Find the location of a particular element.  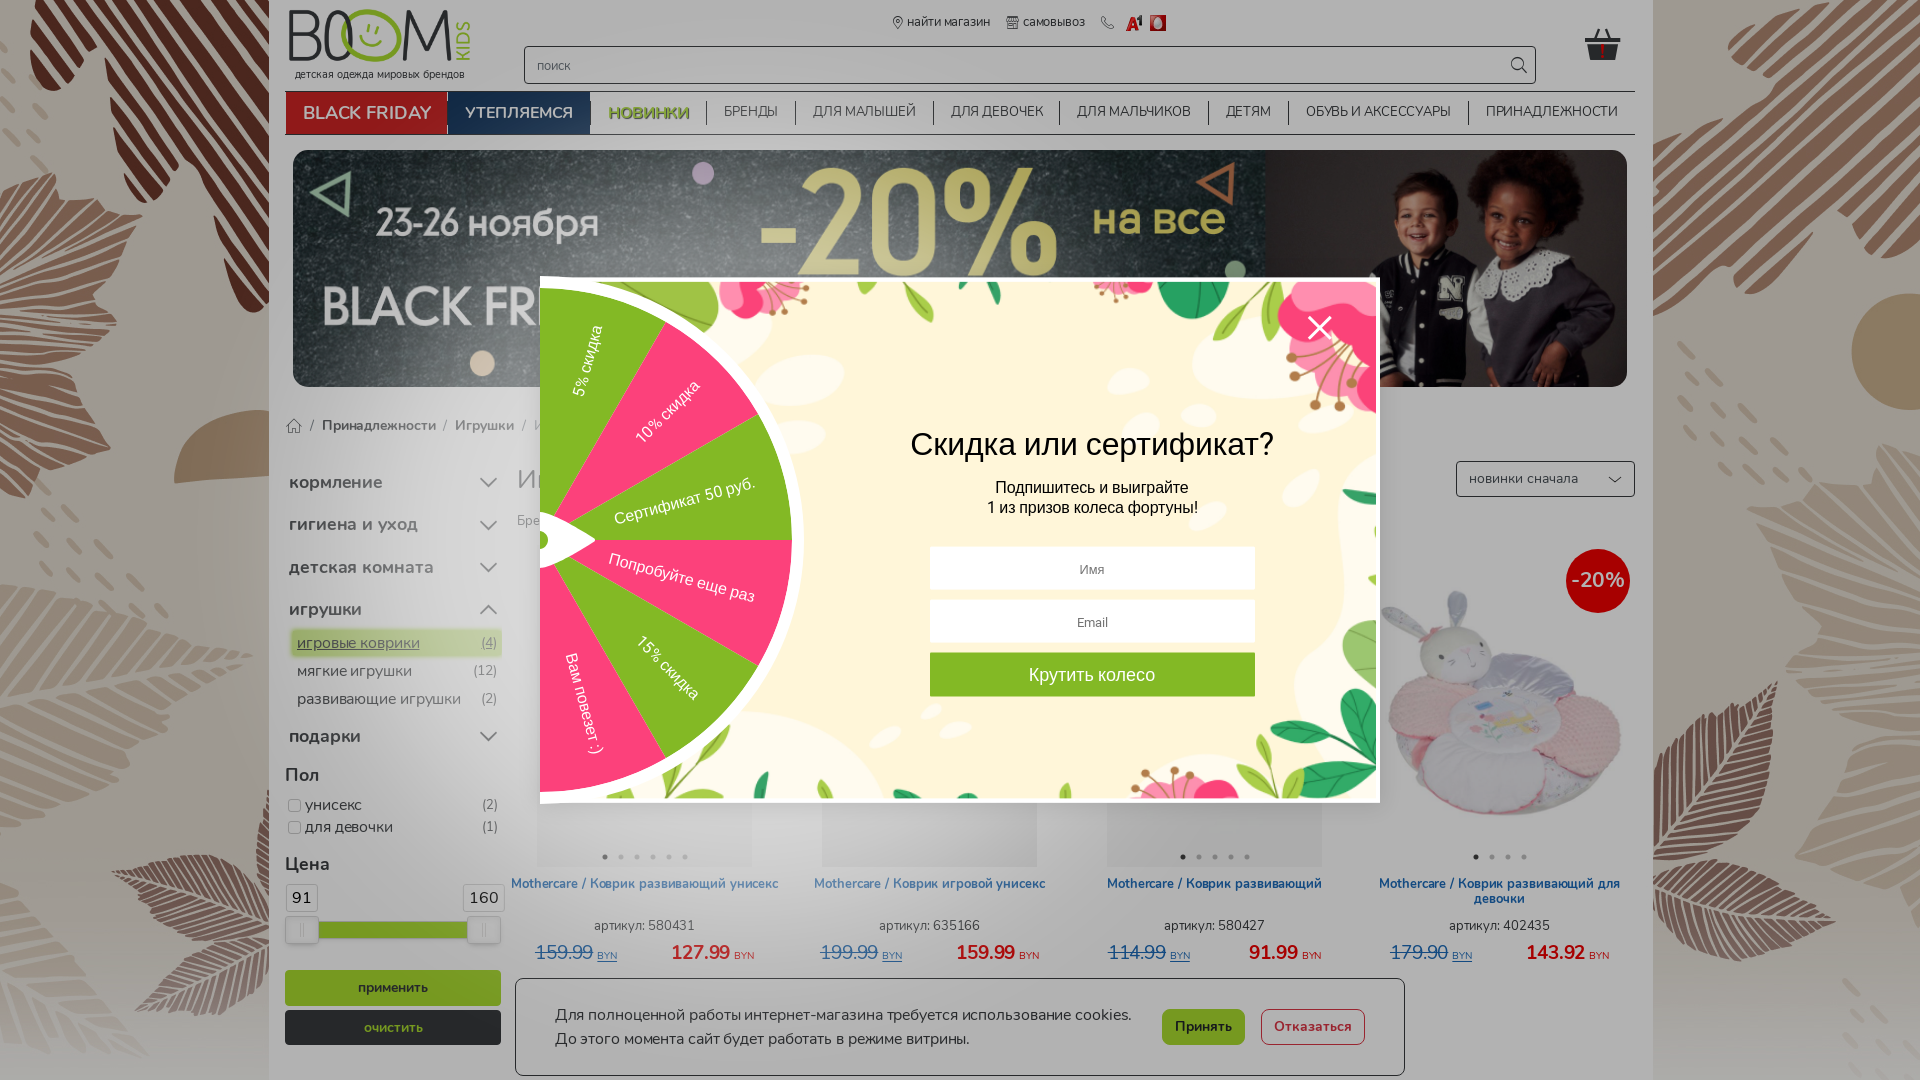

'3' is located at coordinates (1507, 855).